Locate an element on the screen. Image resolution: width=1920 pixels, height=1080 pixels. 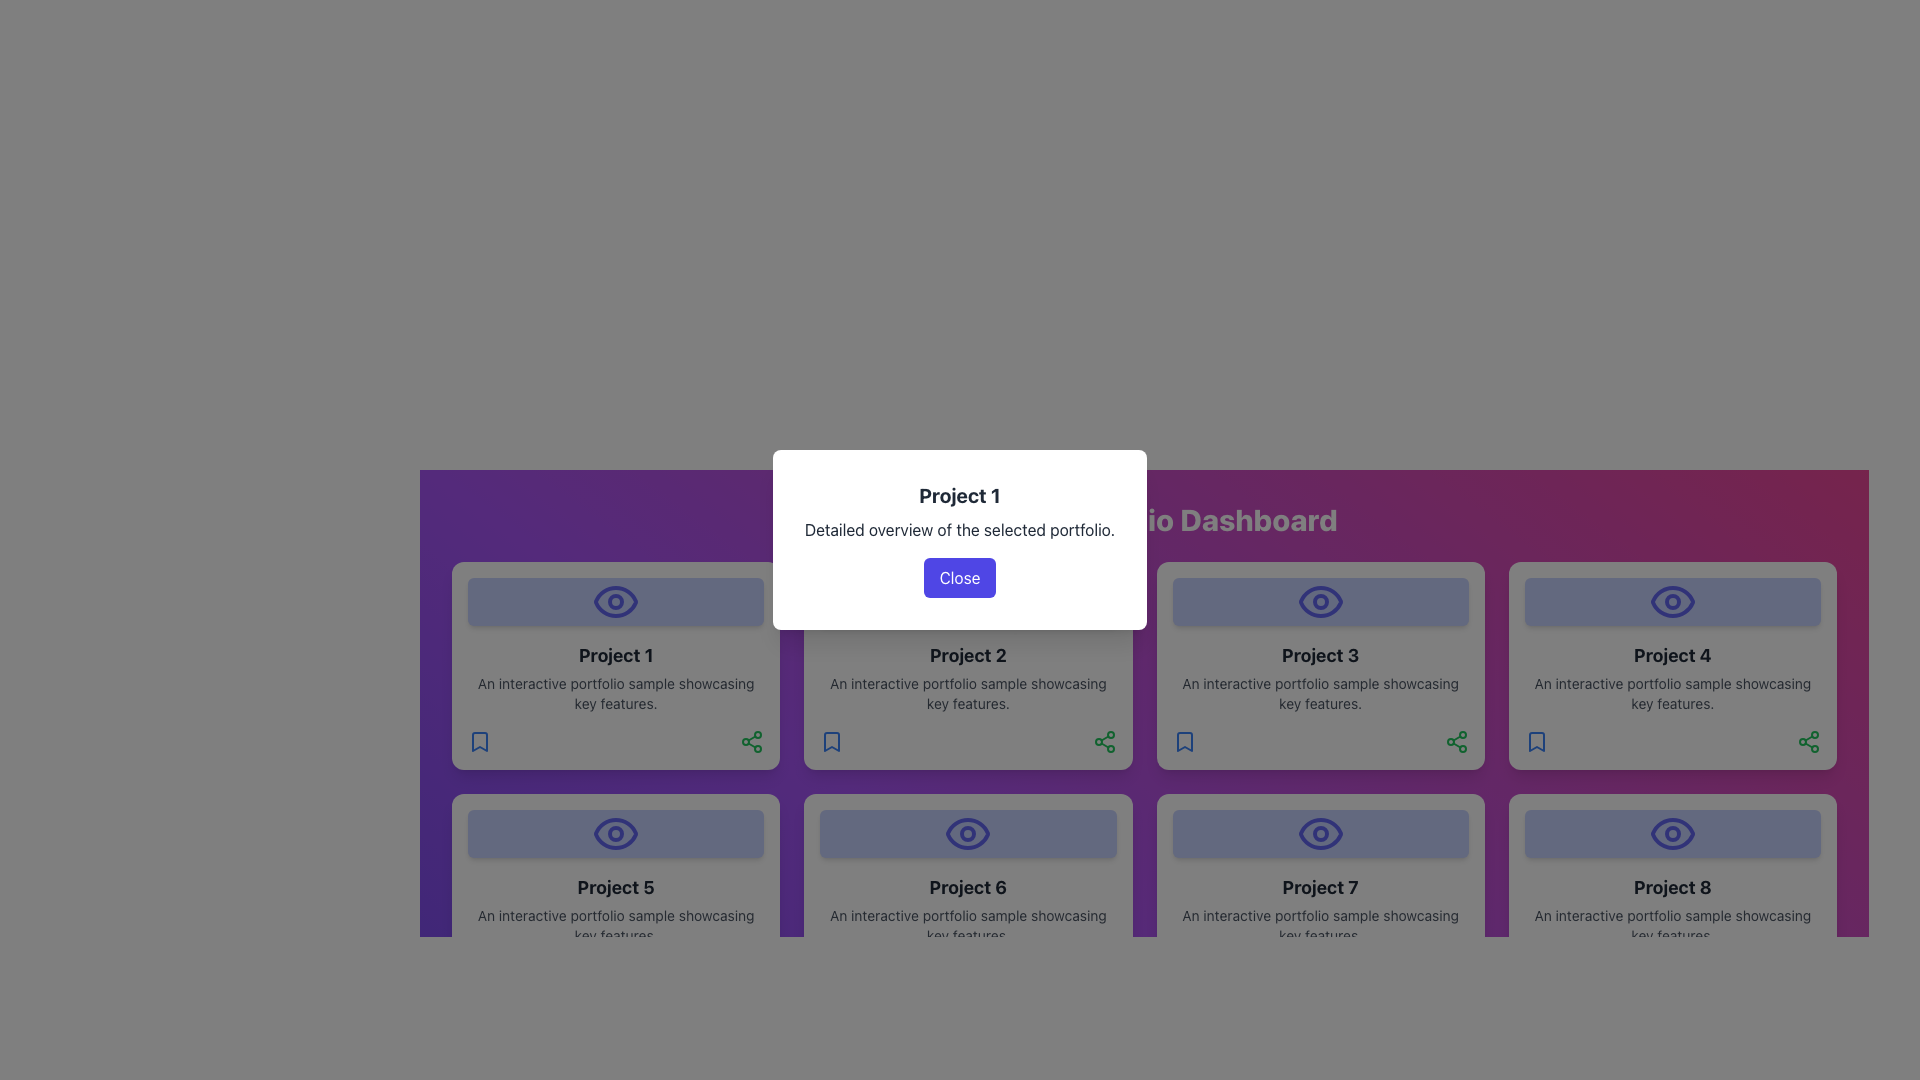
the SVG circle element, which is part of the eye icon indicating view or visibility functions, located in the top-right area of card number five in the grid layout is located at coordinates (615, 833).